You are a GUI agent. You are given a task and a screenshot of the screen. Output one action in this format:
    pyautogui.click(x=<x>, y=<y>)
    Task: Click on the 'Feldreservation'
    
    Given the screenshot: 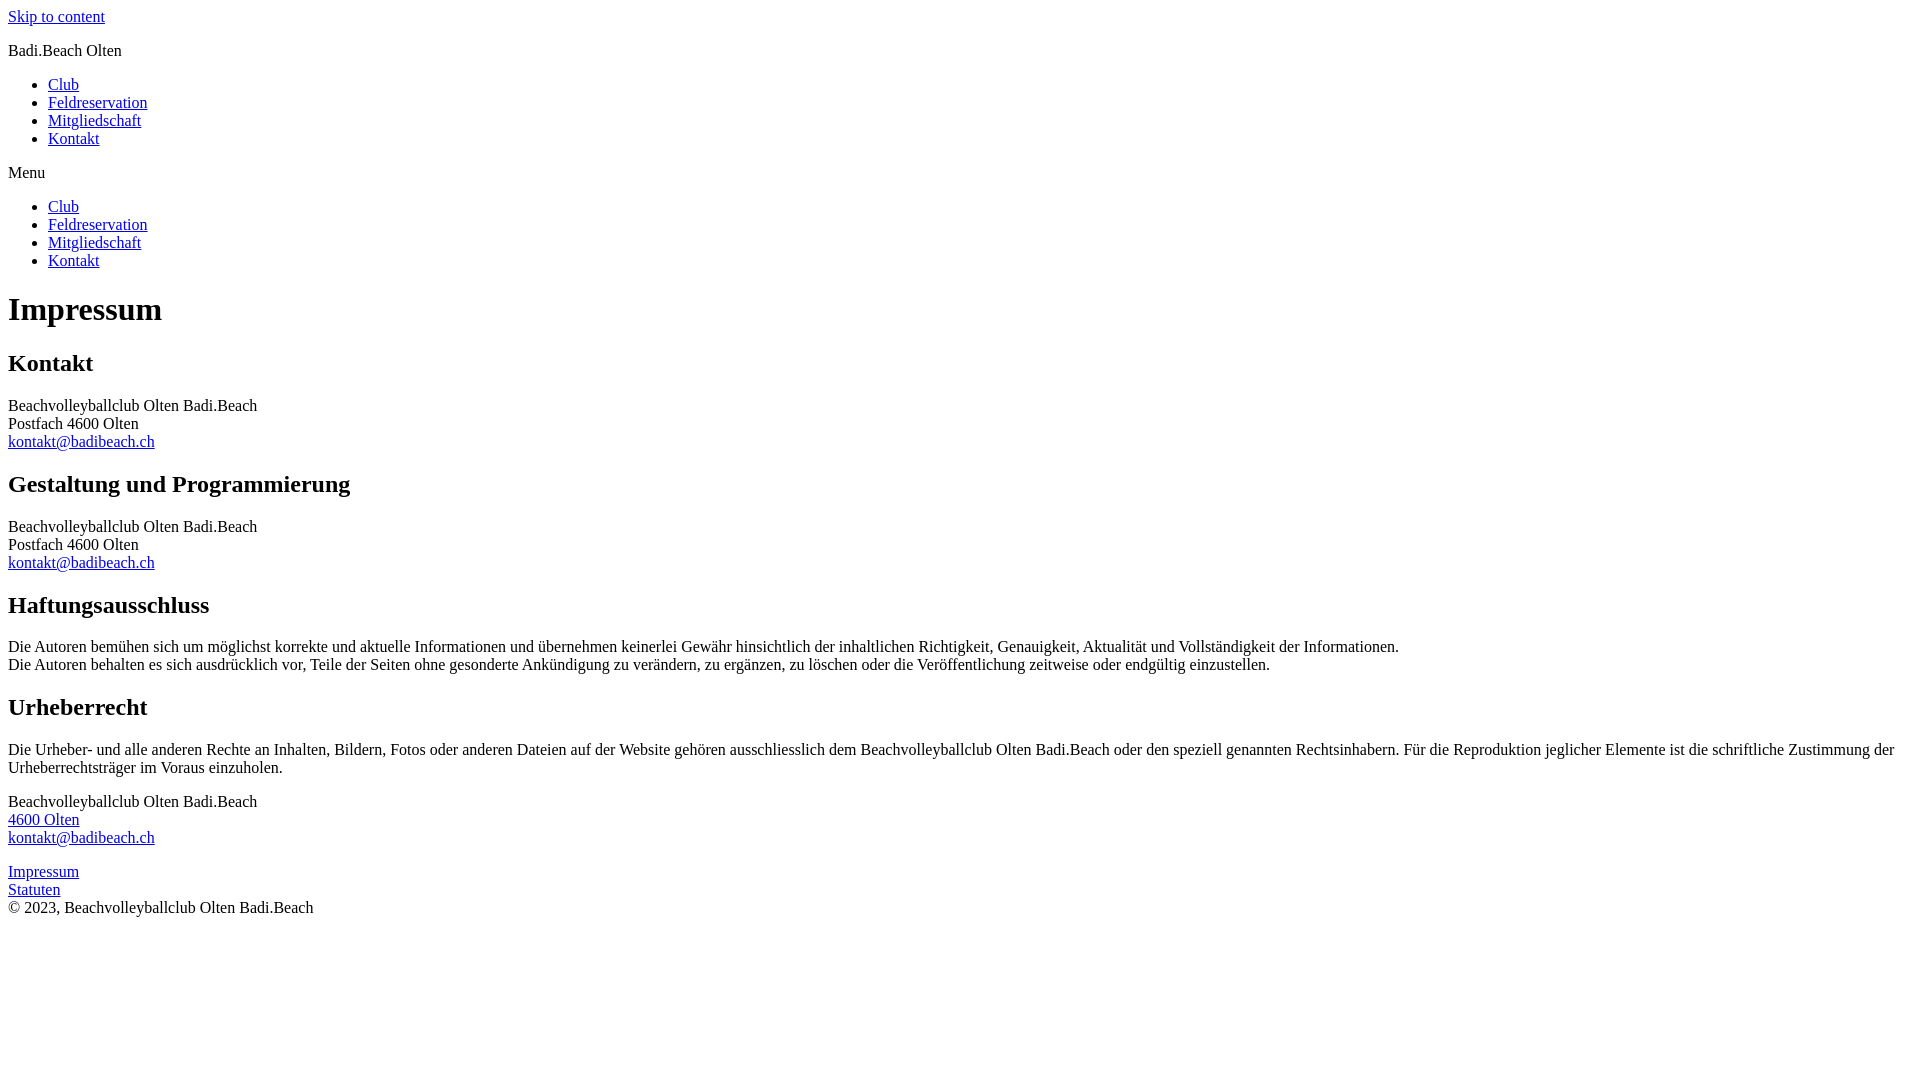 What is the action you would take?
    pyautogui.click(x=96, y=224)
    